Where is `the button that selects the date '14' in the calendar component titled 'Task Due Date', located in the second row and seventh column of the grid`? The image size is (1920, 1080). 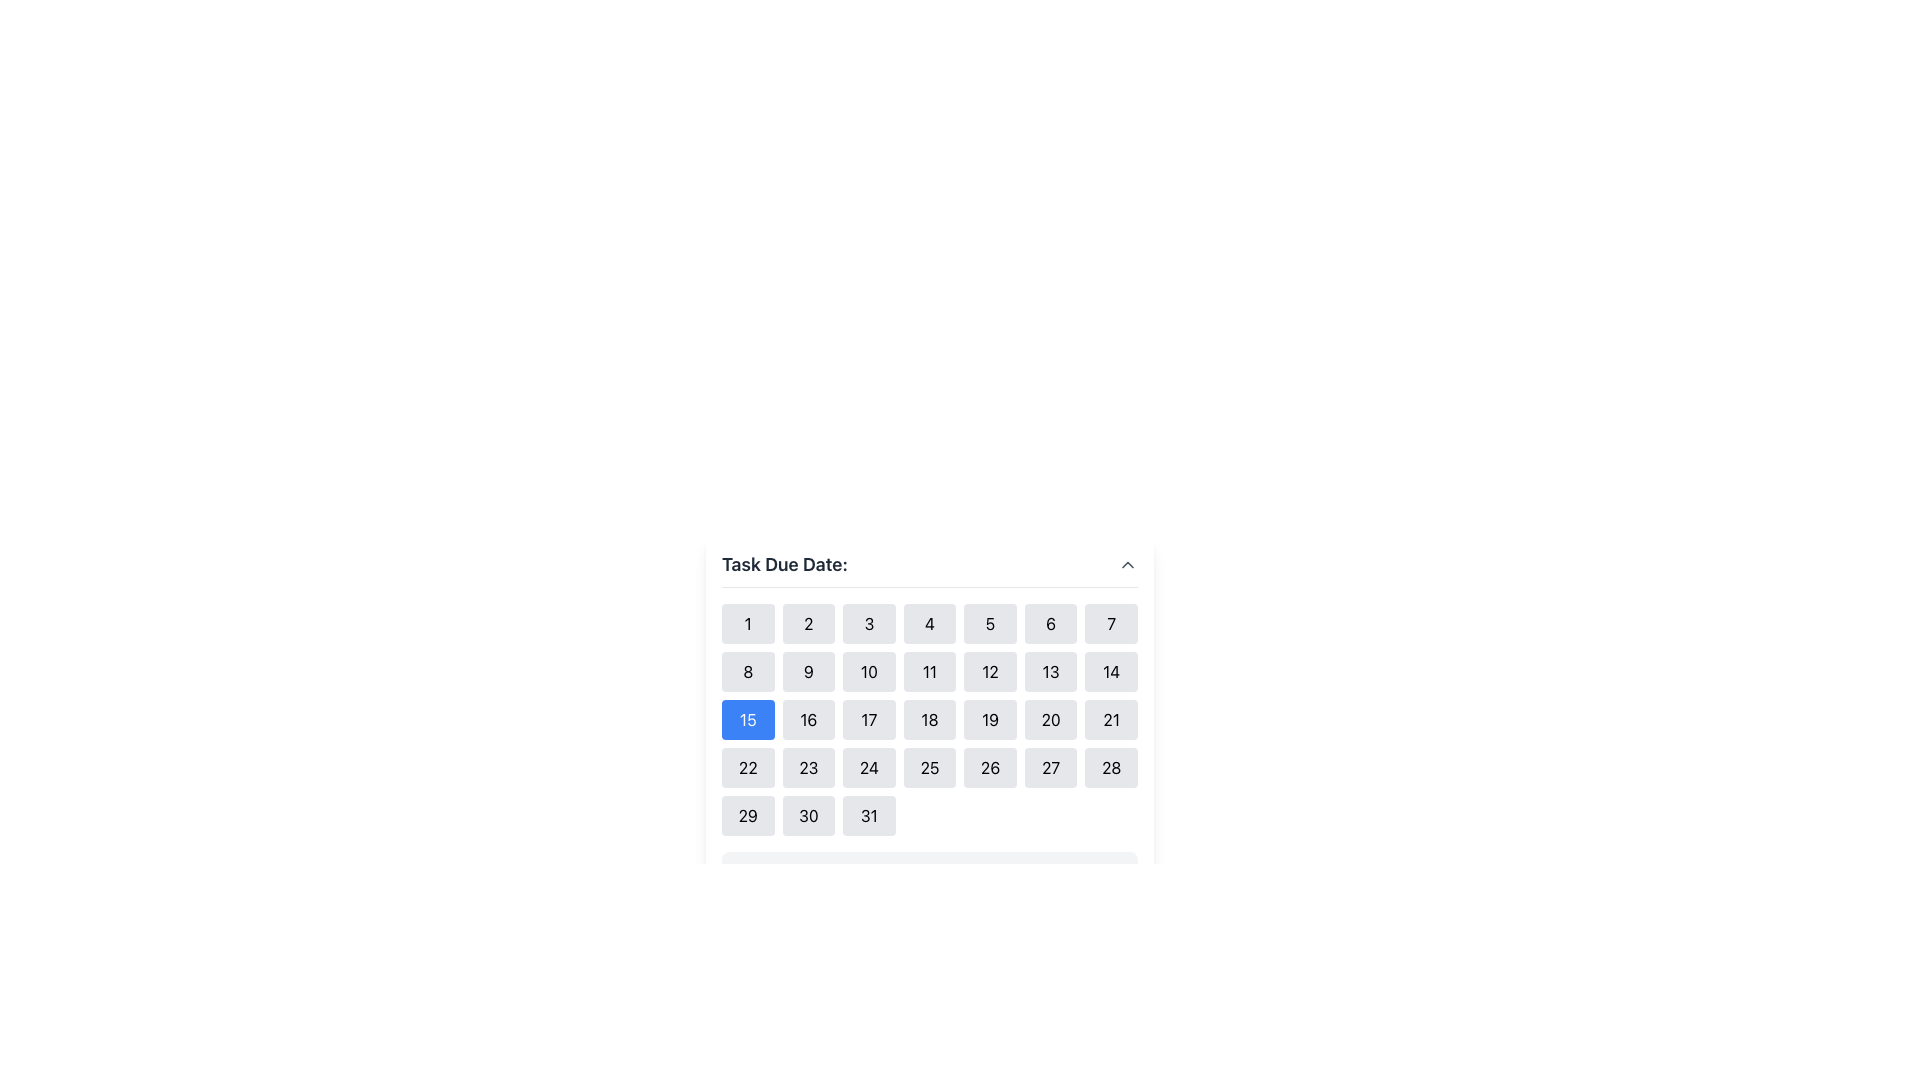 the button that selects the date '14' in the calendar component titled 'Task Due Date', located in the second row and seventh column of the grid is located at coordinates (1110, 671).